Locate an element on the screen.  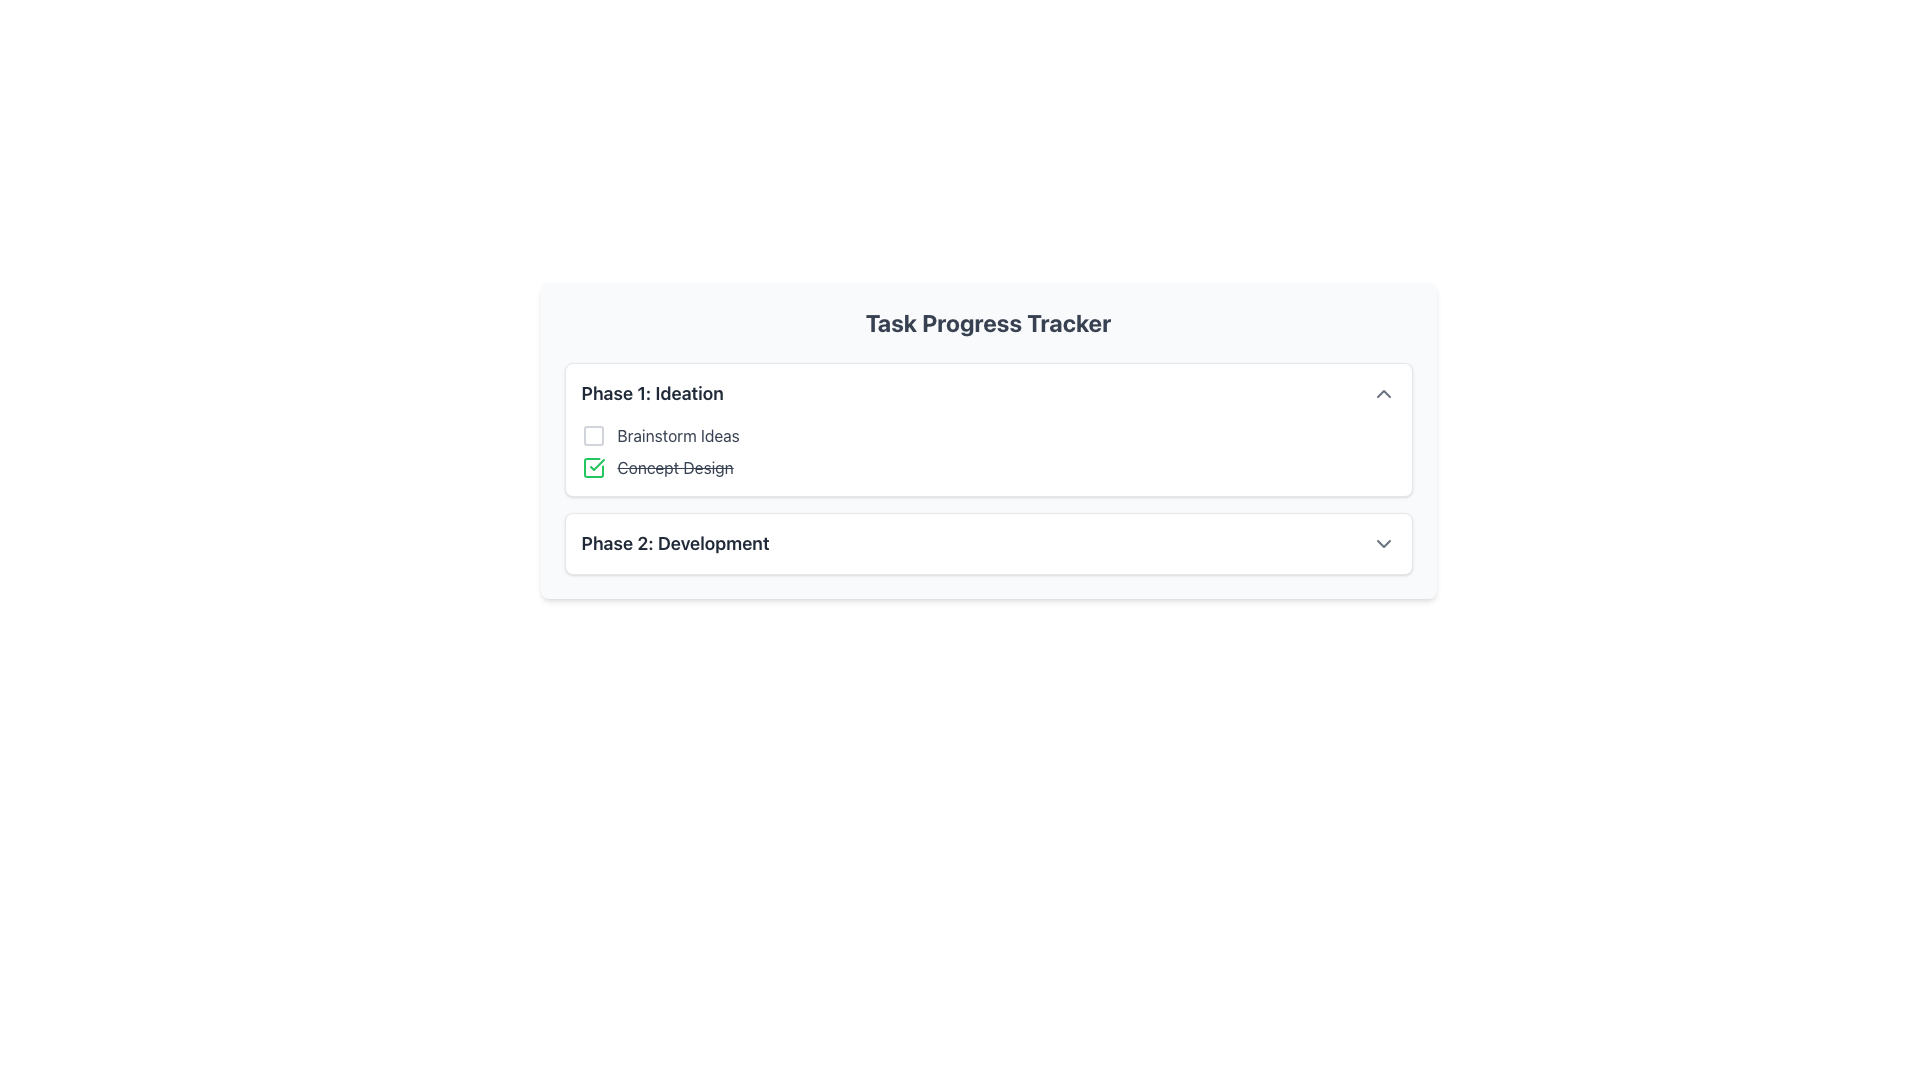
the upward-pointing chevron icon with a white fill and gray outline, located beside the label 'Phase 1: Ideation' is located at coordinates (1382, 393).